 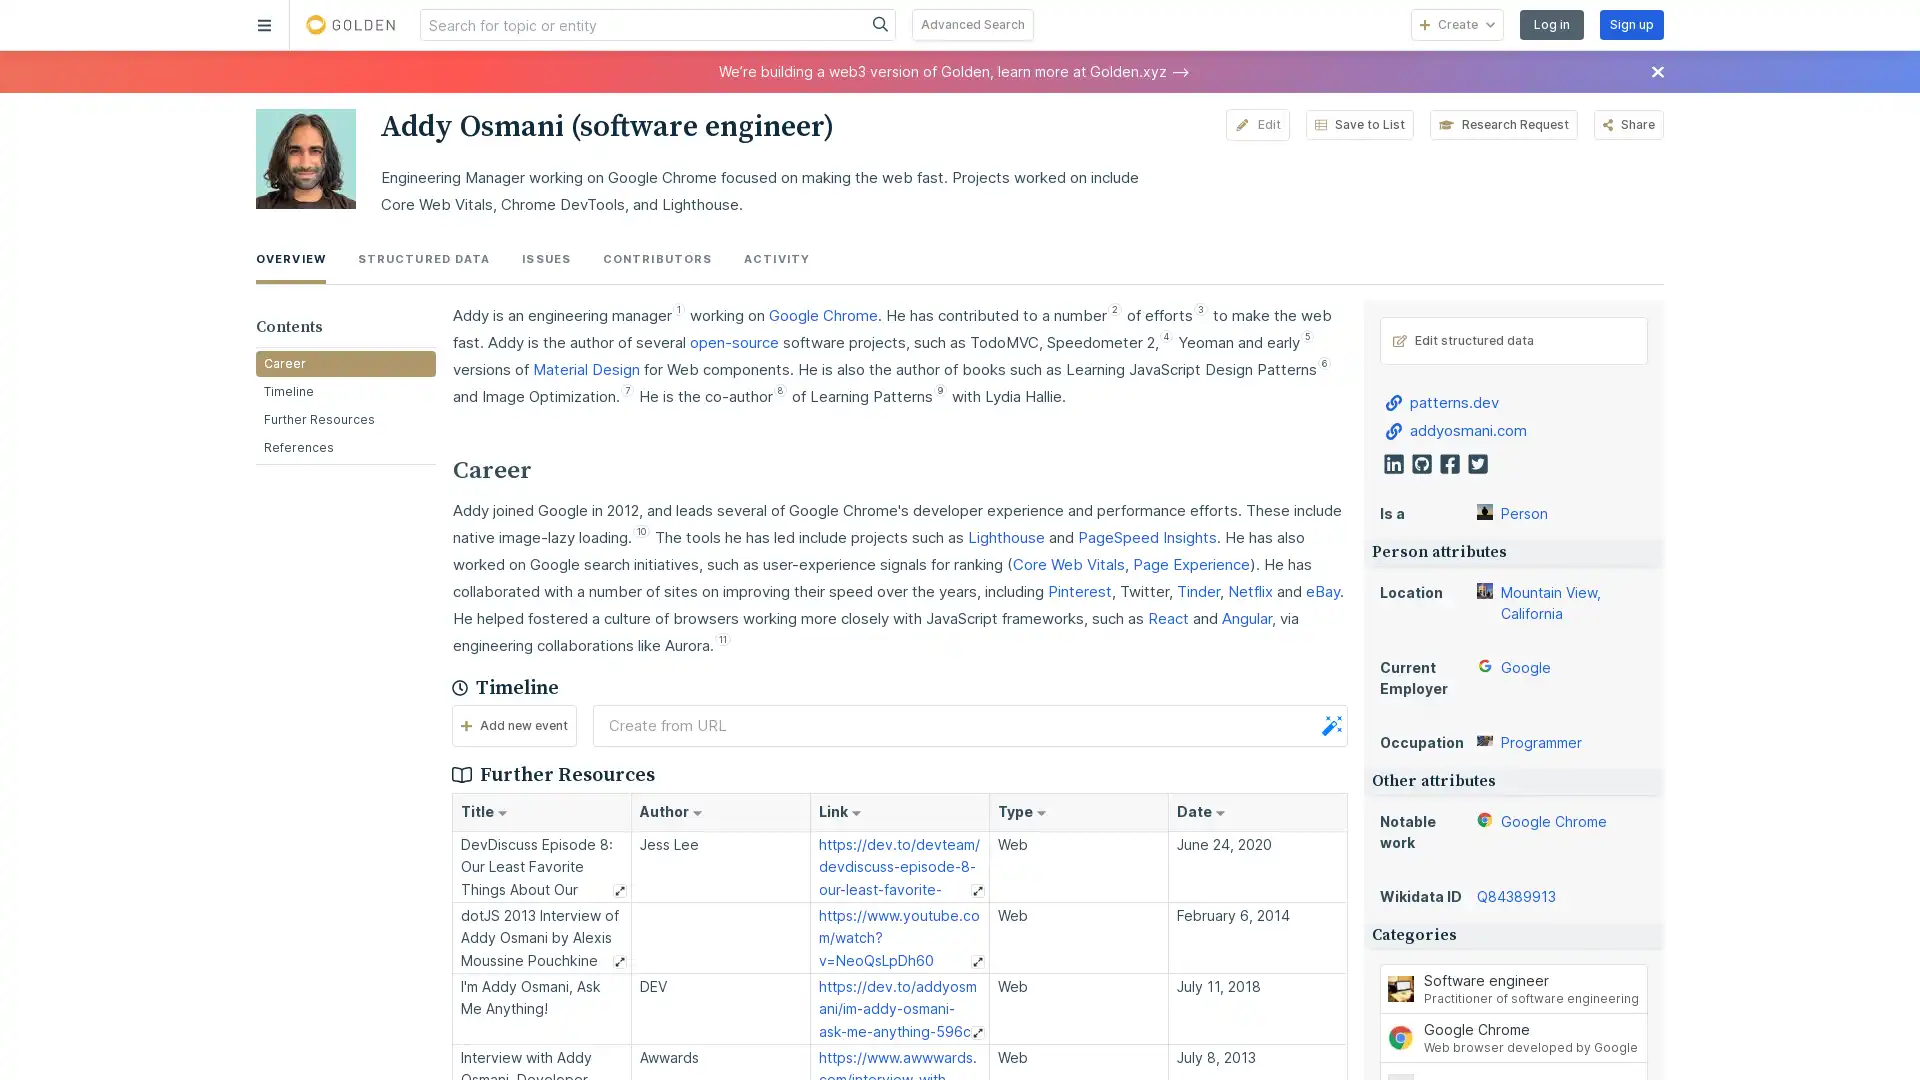 I want to click on Save to List, so click(x=1358, y=124).